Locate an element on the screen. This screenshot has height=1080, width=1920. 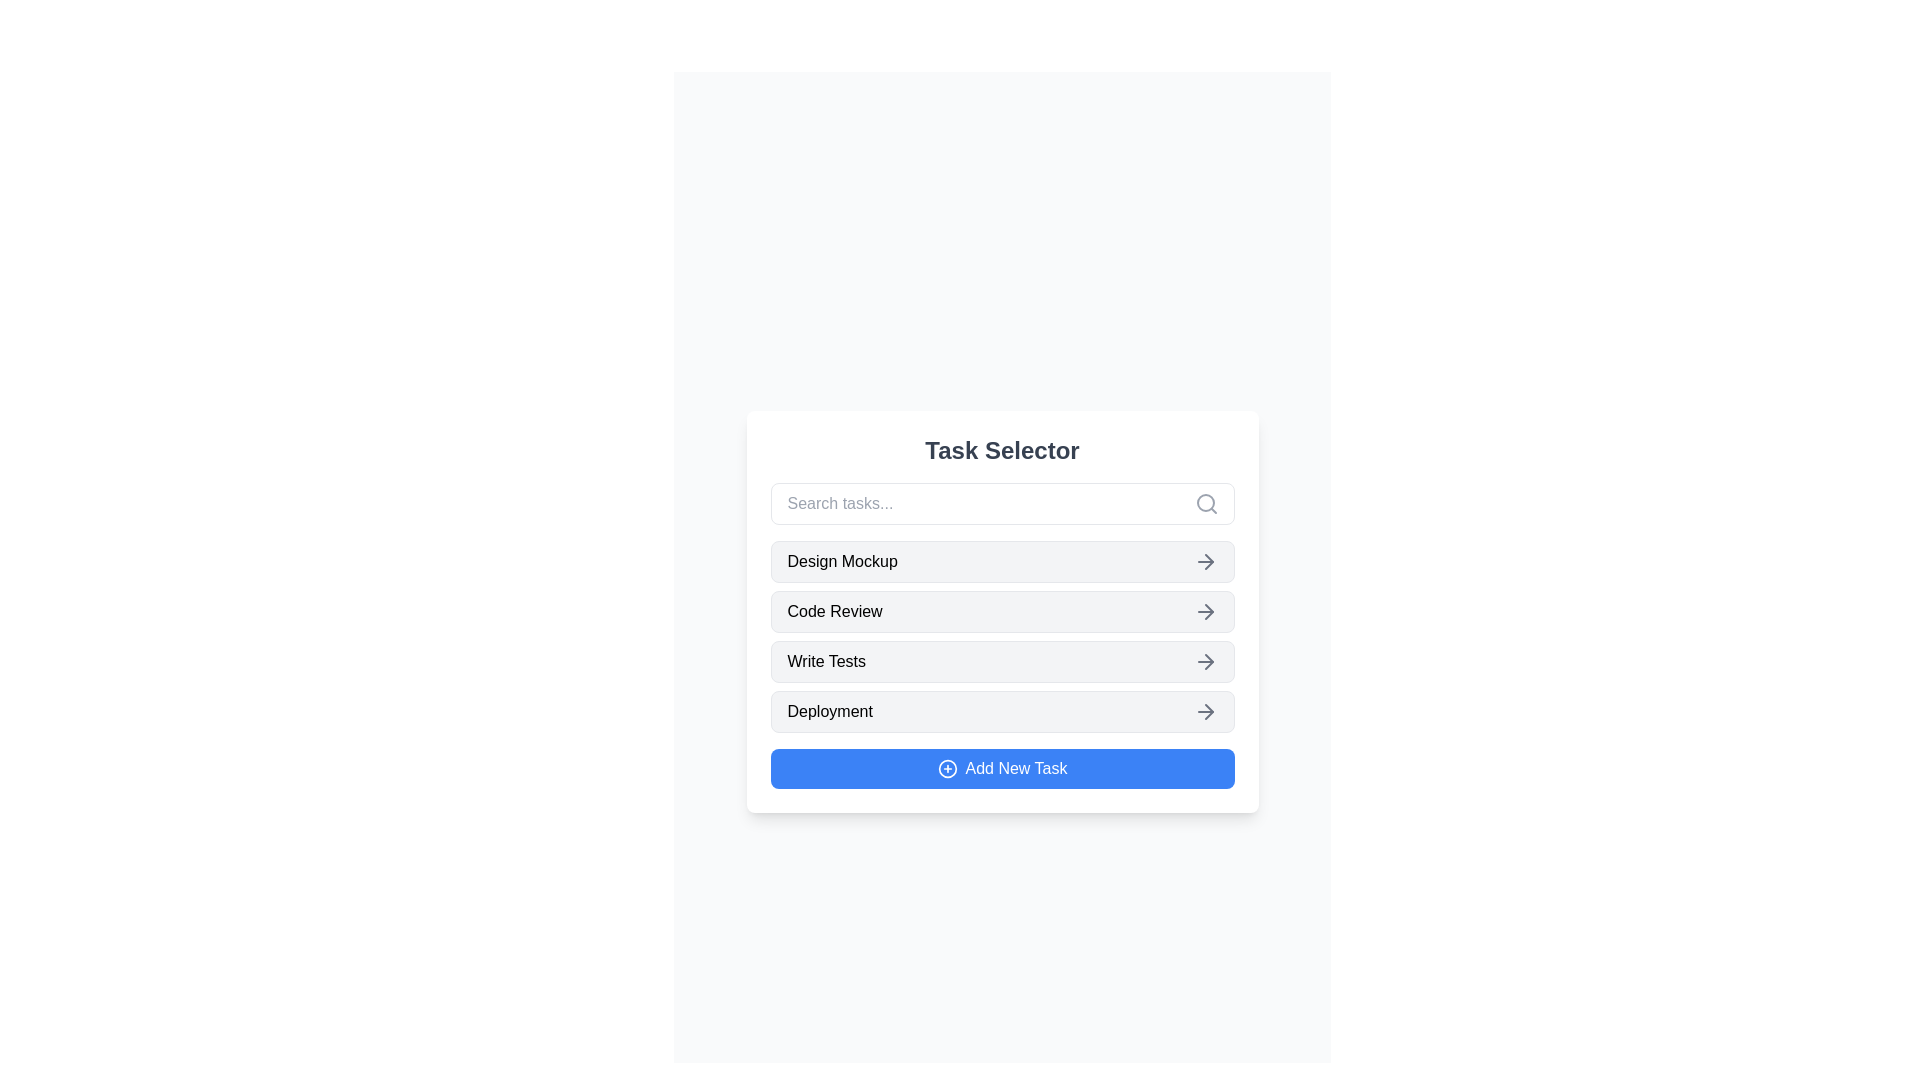
the task items in the vertically stacked list of selectable options within the 'Task Selector' box is located at coordinates (1002, 636).